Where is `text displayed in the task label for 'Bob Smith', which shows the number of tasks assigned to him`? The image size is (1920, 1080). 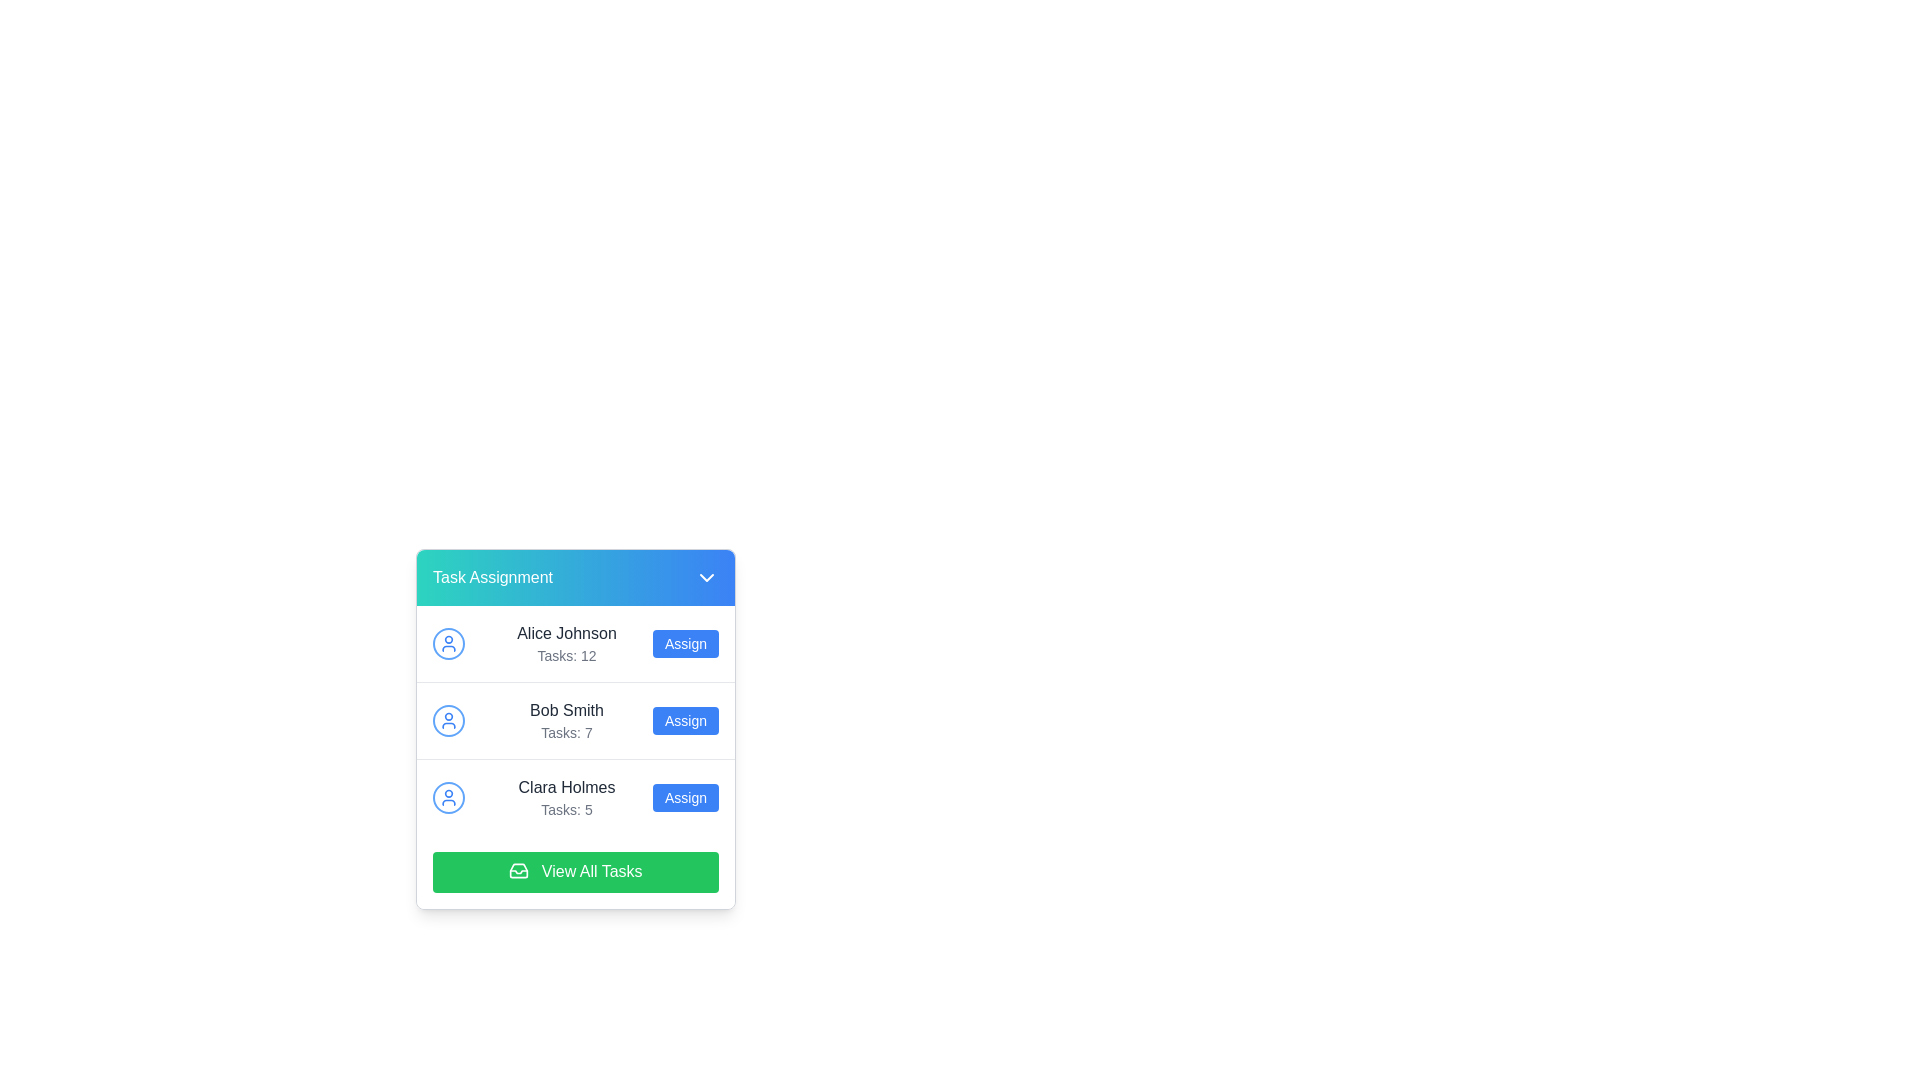 text displayed in the task label for 'Bob Smith', which shows the number of tasks assigned to him is located at coordinates (565, 732).